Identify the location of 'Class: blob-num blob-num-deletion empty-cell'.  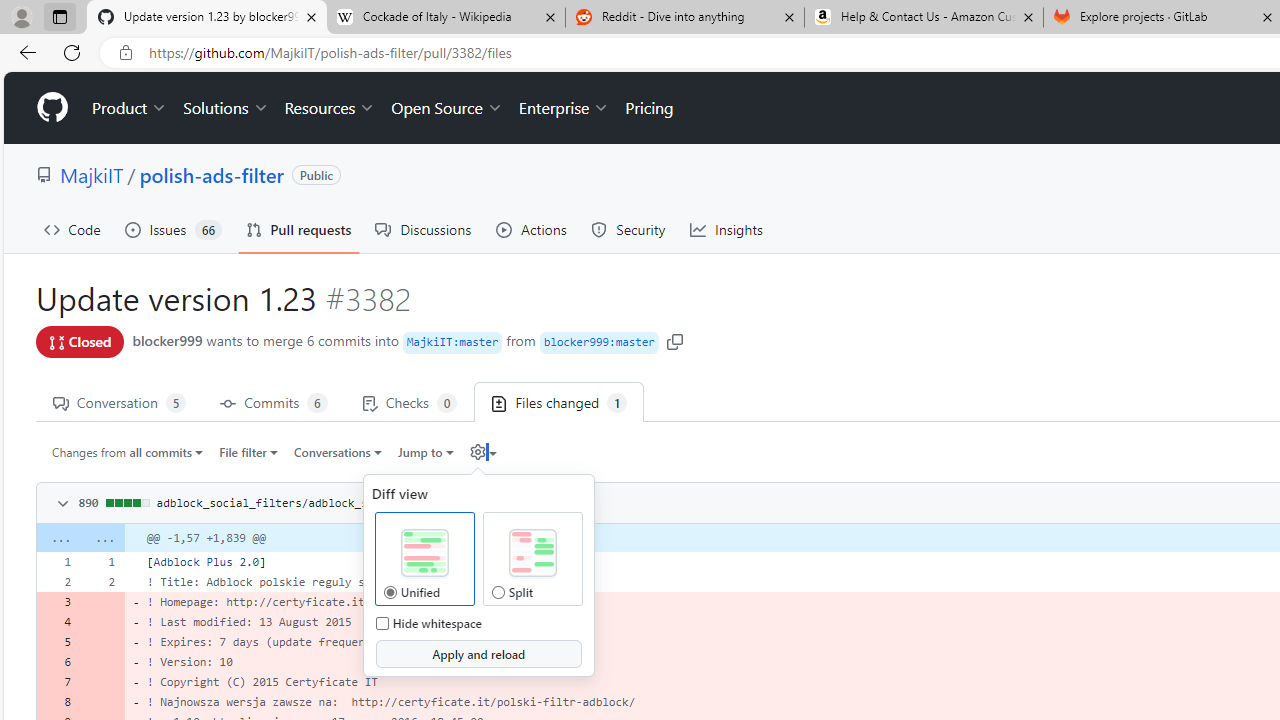
(102, 701).